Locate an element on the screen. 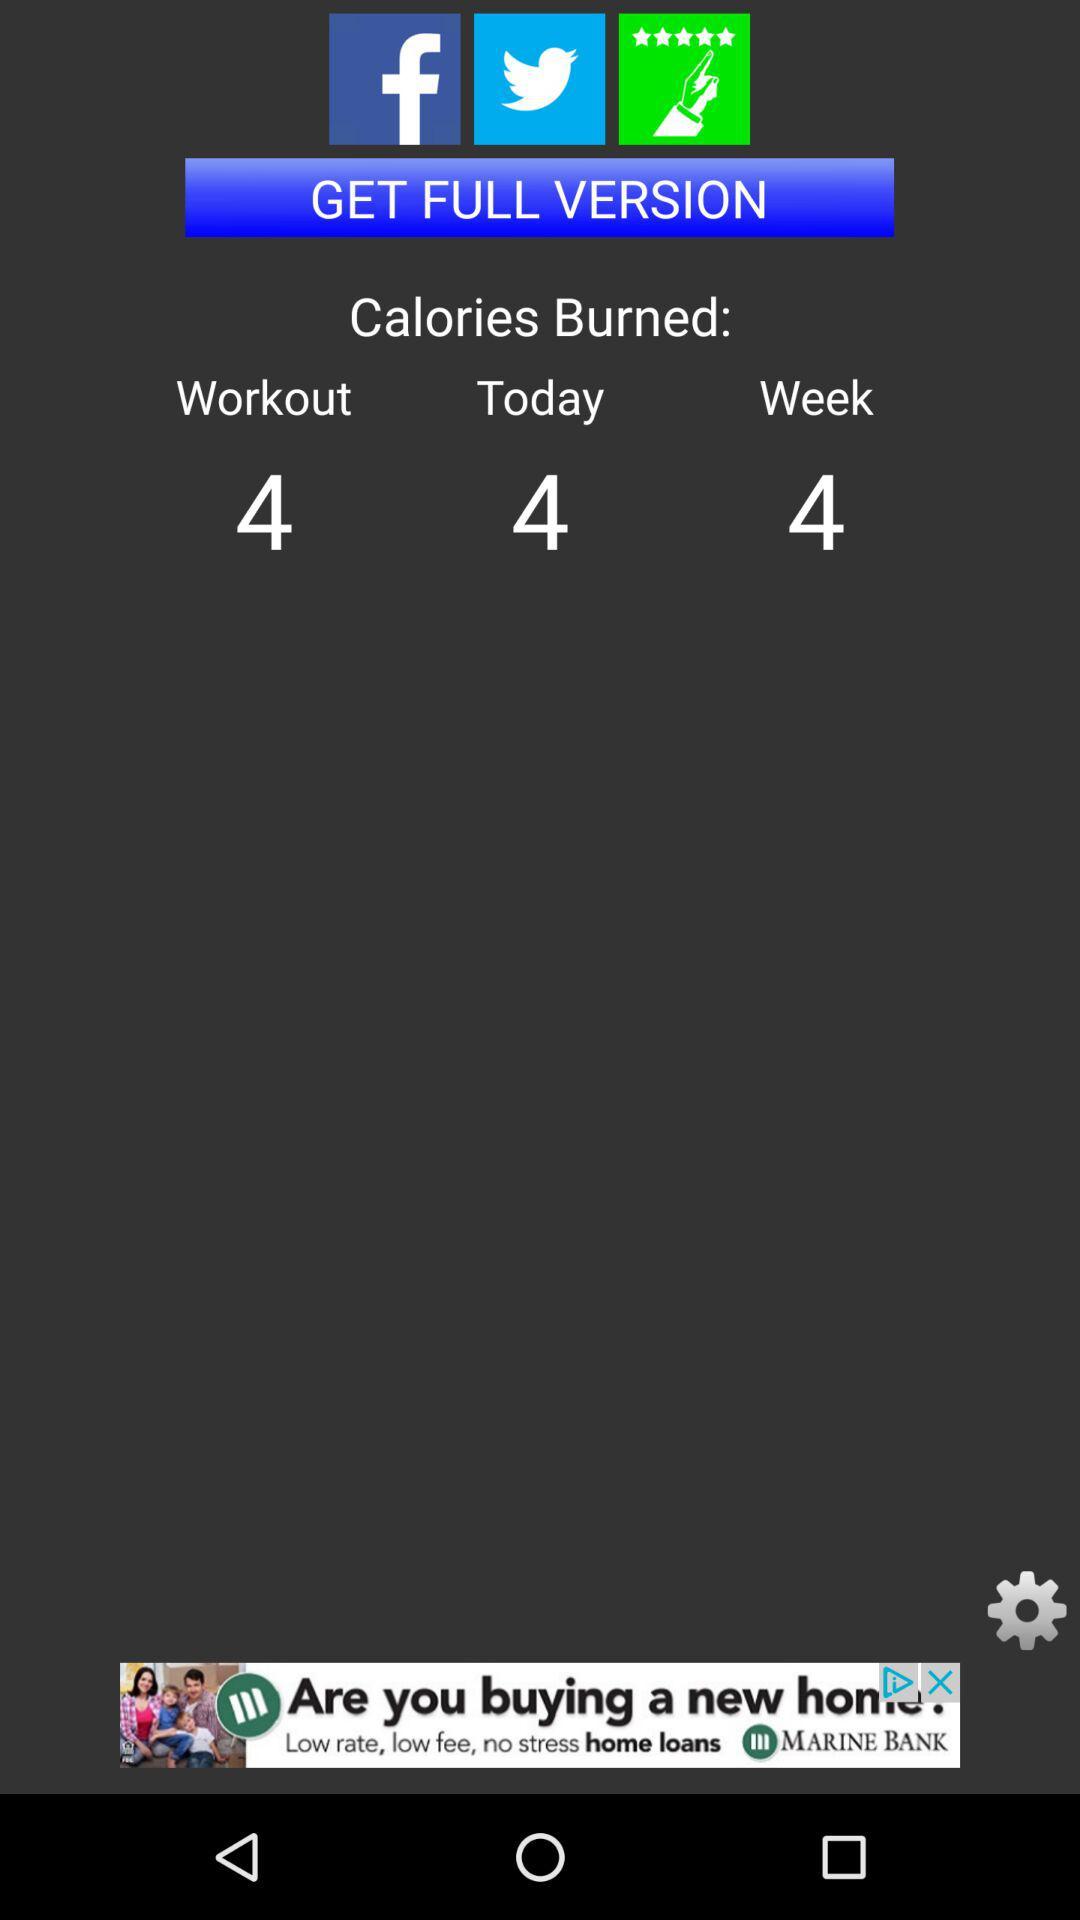 This screenshot has width=1080, height=1920. star rating is located at coordinates (683, 79).